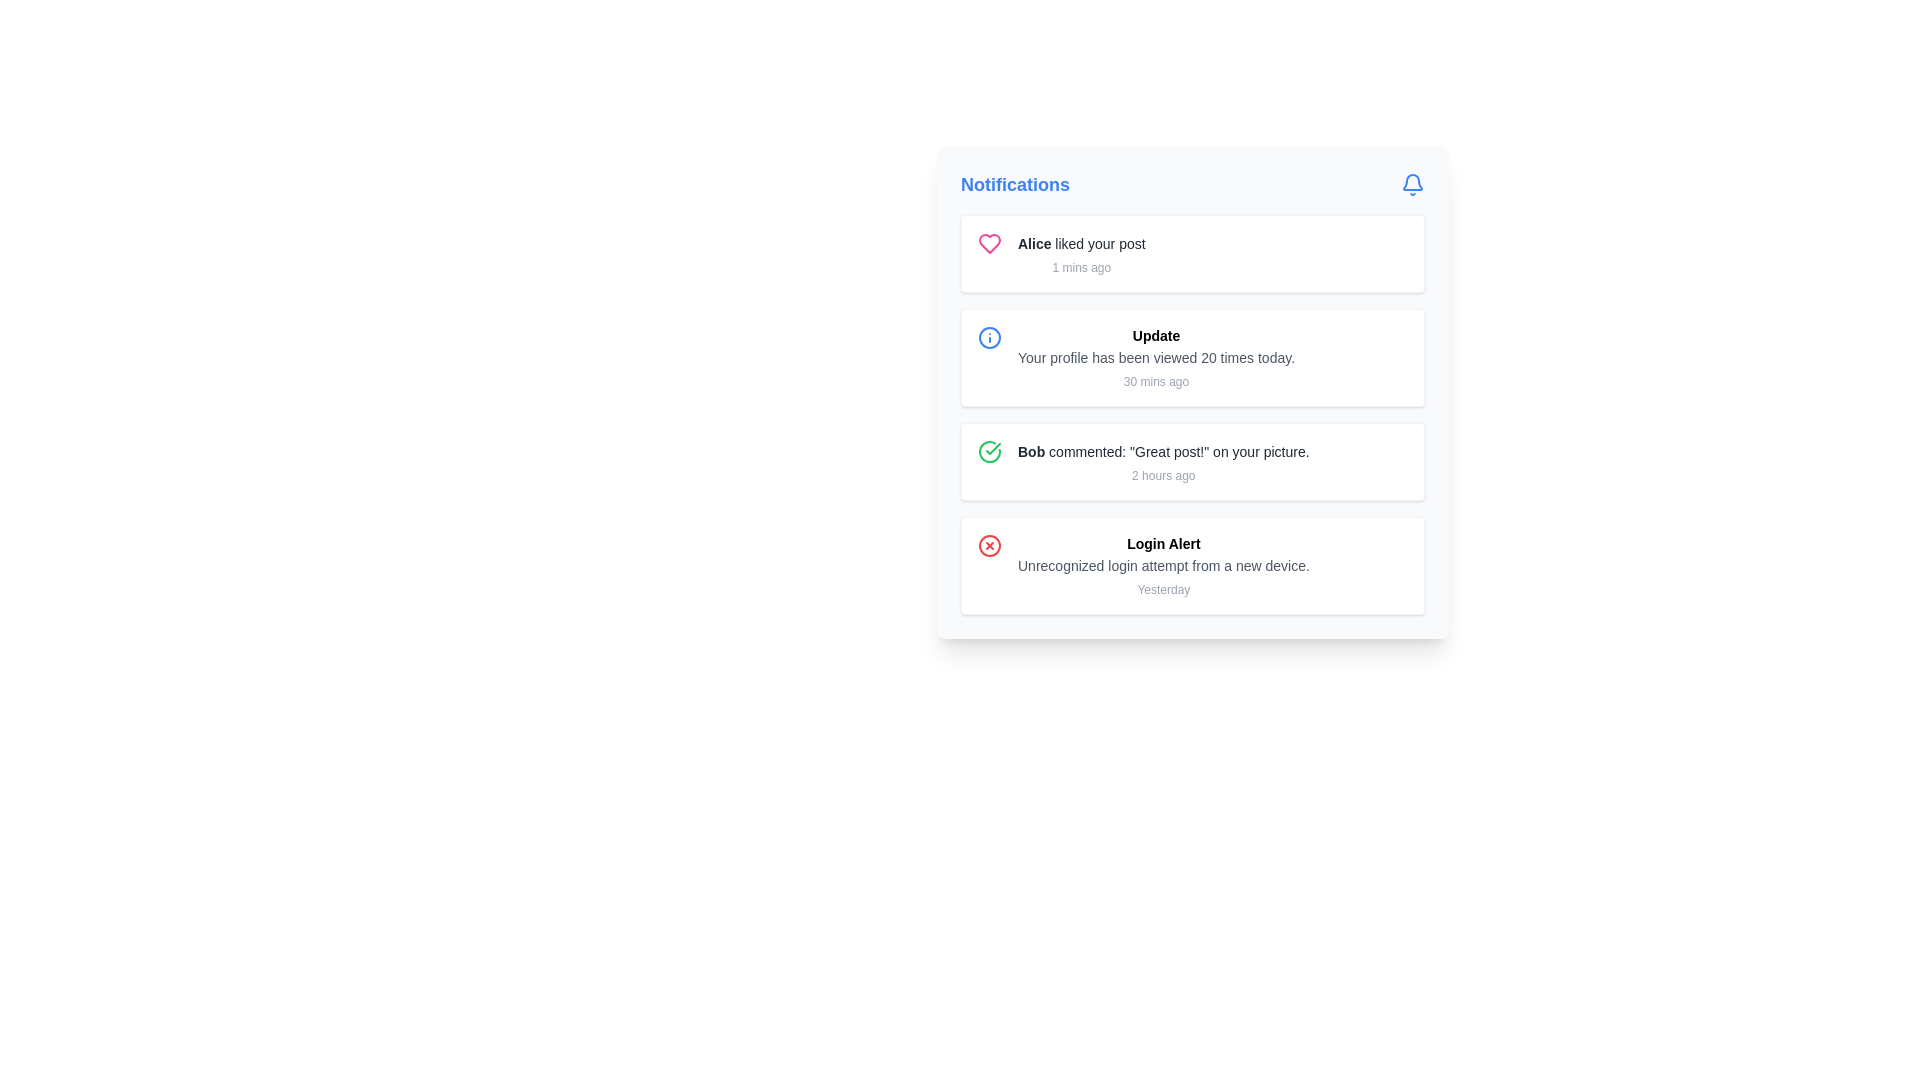 The height and width of the screenshot is (1080, 1920). Describe the element at coordinates (1193, 185) in the screenshot. I see `the notification icon on the Header bar, which features a blue bell icon on the right side of the 'Notifications' text` at that location.